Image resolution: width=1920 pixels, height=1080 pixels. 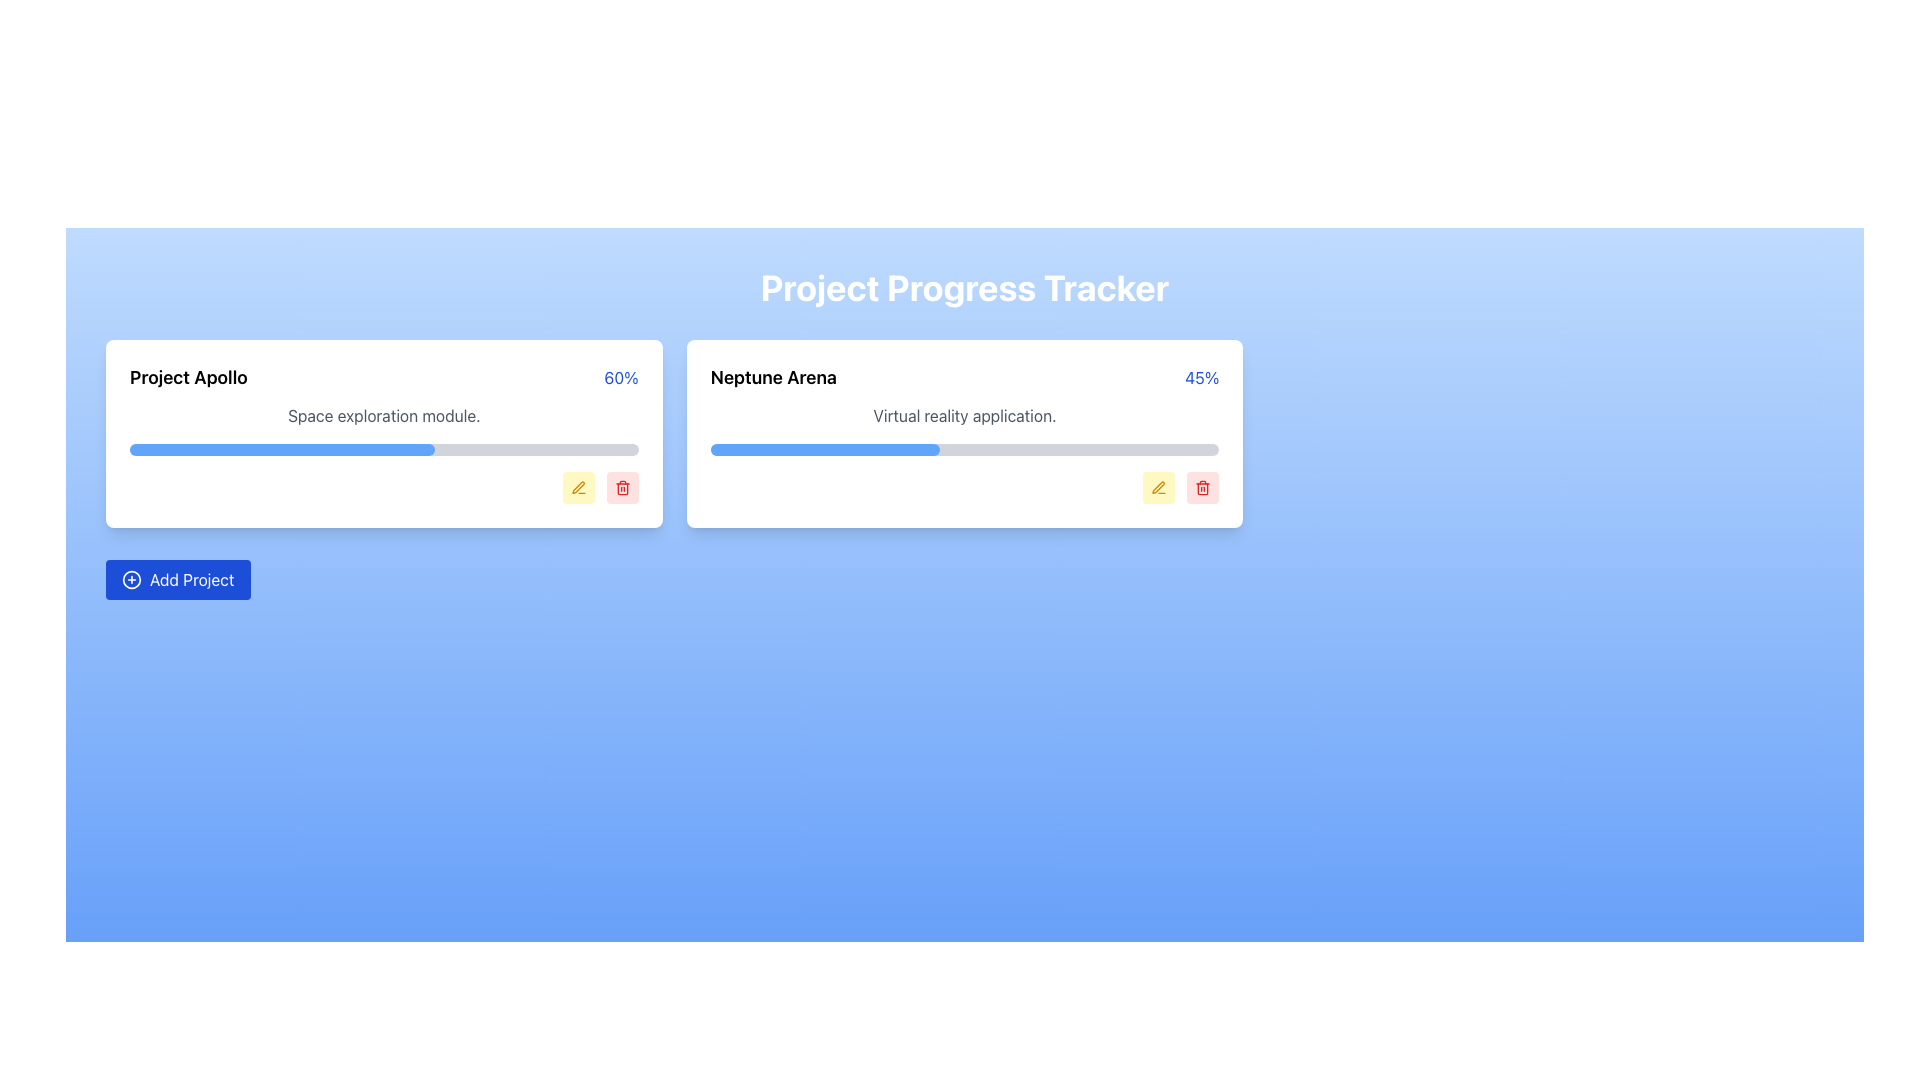 What do you see at coordinates (1201, 378) in the screenshot?
I see `the '45%' text label in blue font, which is positioned in the upper-right corner of the 'Neptune Arena' card to trigger a tooltip` at bounding box center [1201, 378].